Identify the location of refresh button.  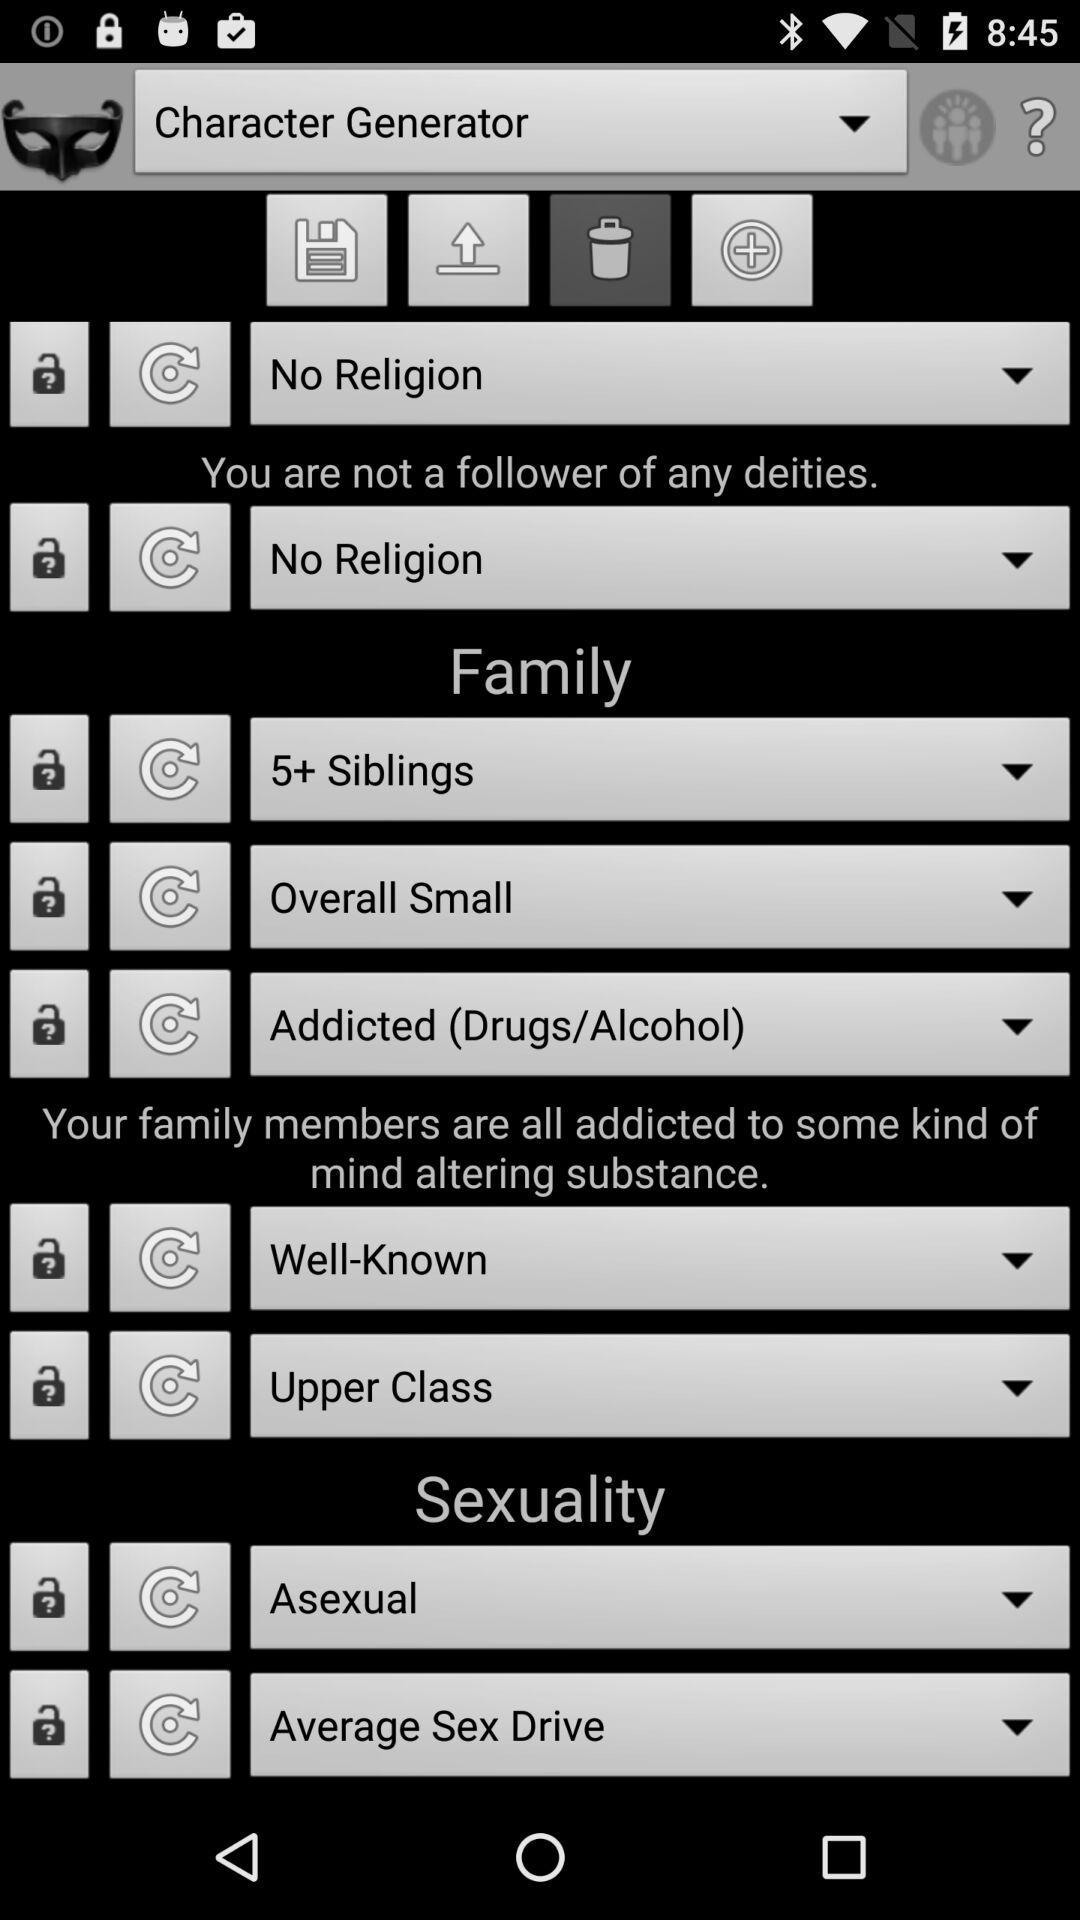
(169, 562).